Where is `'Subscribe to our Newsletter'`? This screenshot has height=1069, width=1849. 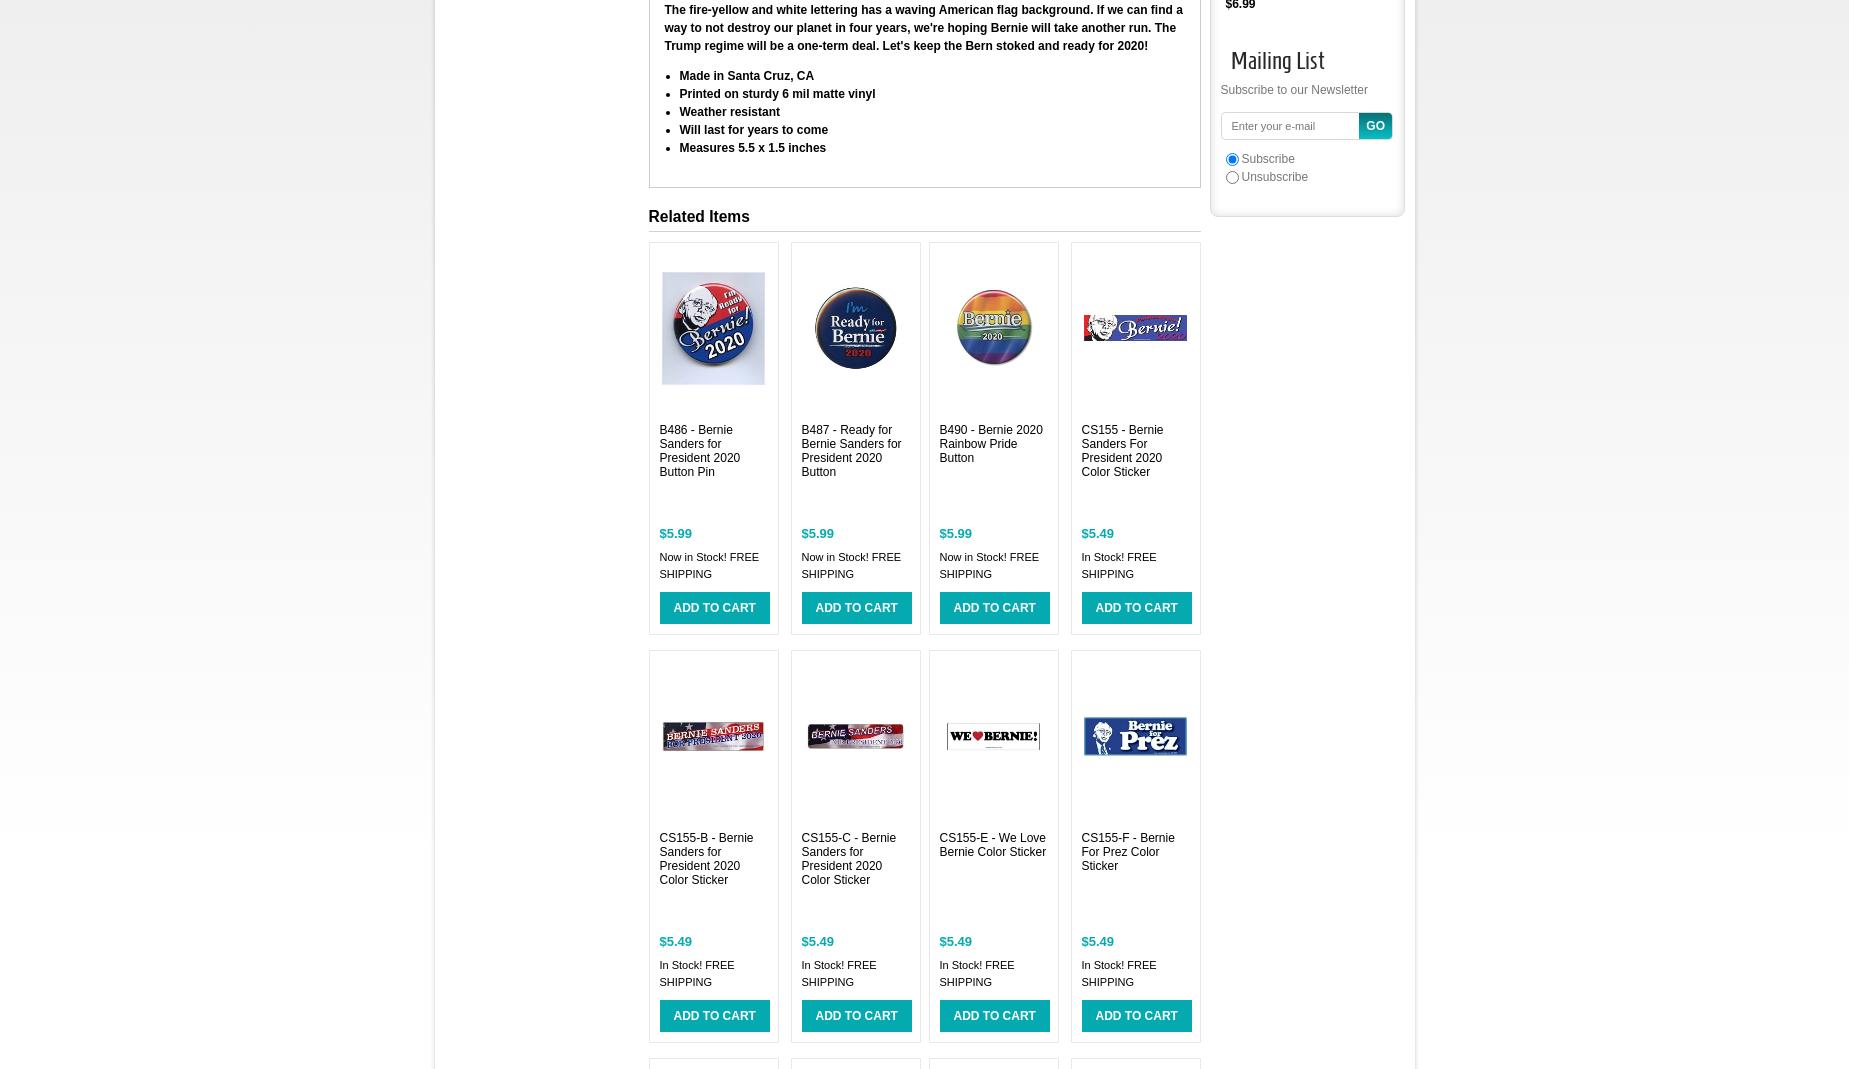 'Subscribe to our Newsletter' is located at coordinates (1293, 89).